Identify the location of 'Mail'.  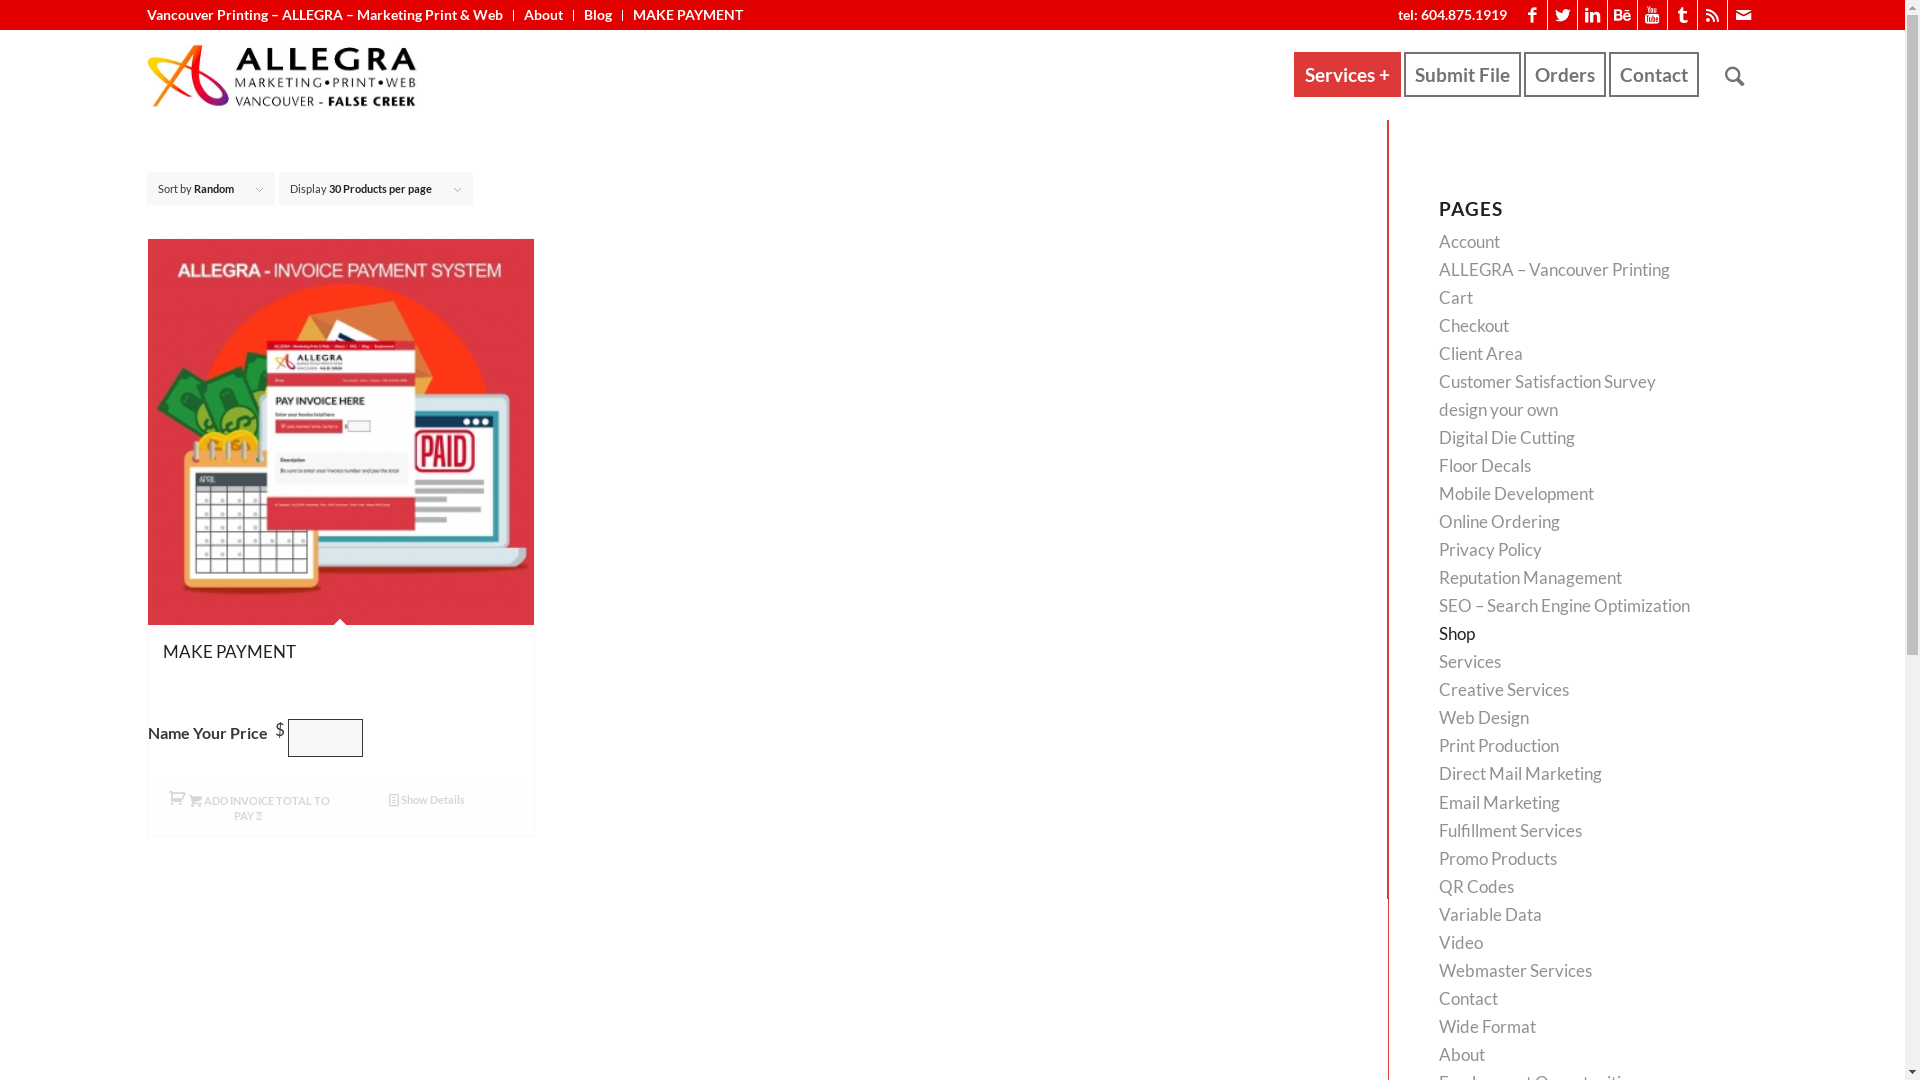
(1727, 15).